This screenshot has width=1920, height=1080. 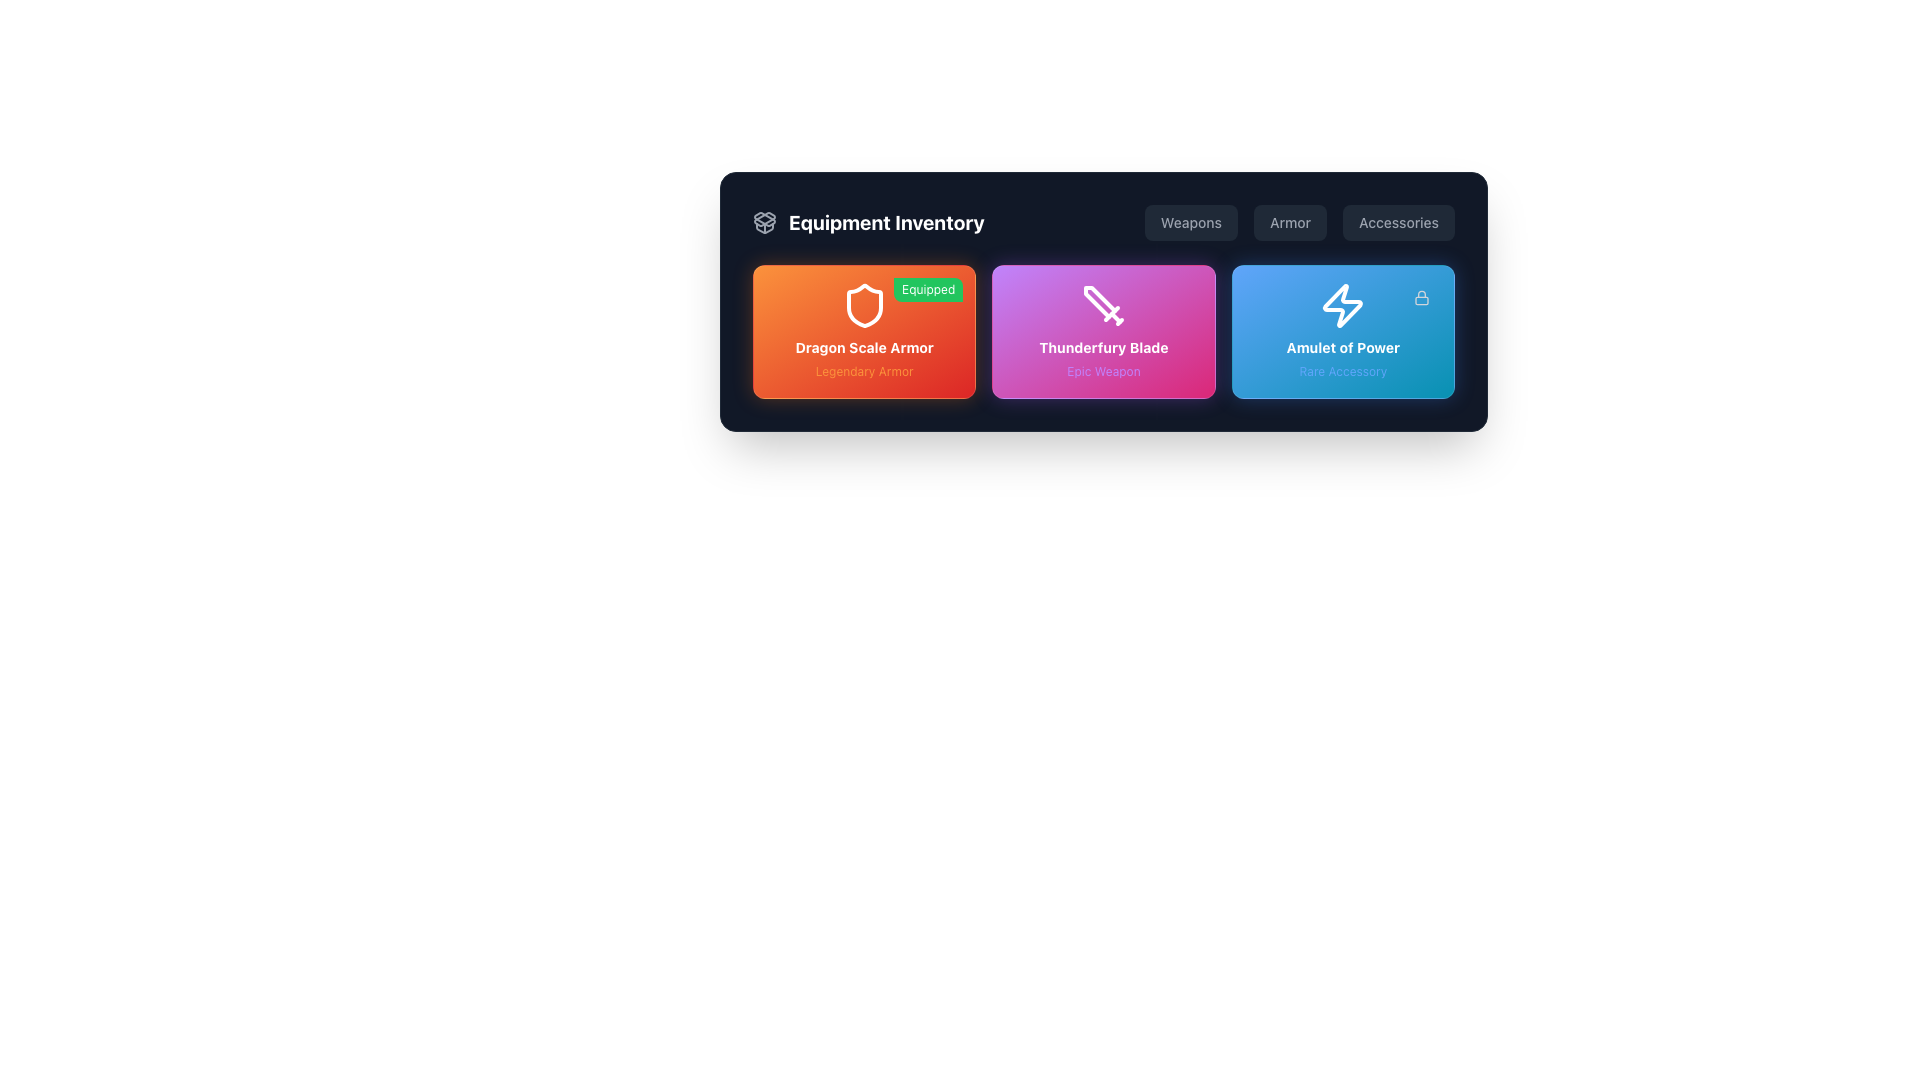 I want to click on the 'Thunderfury Blade' icon located, so click(x=1103, y=305).